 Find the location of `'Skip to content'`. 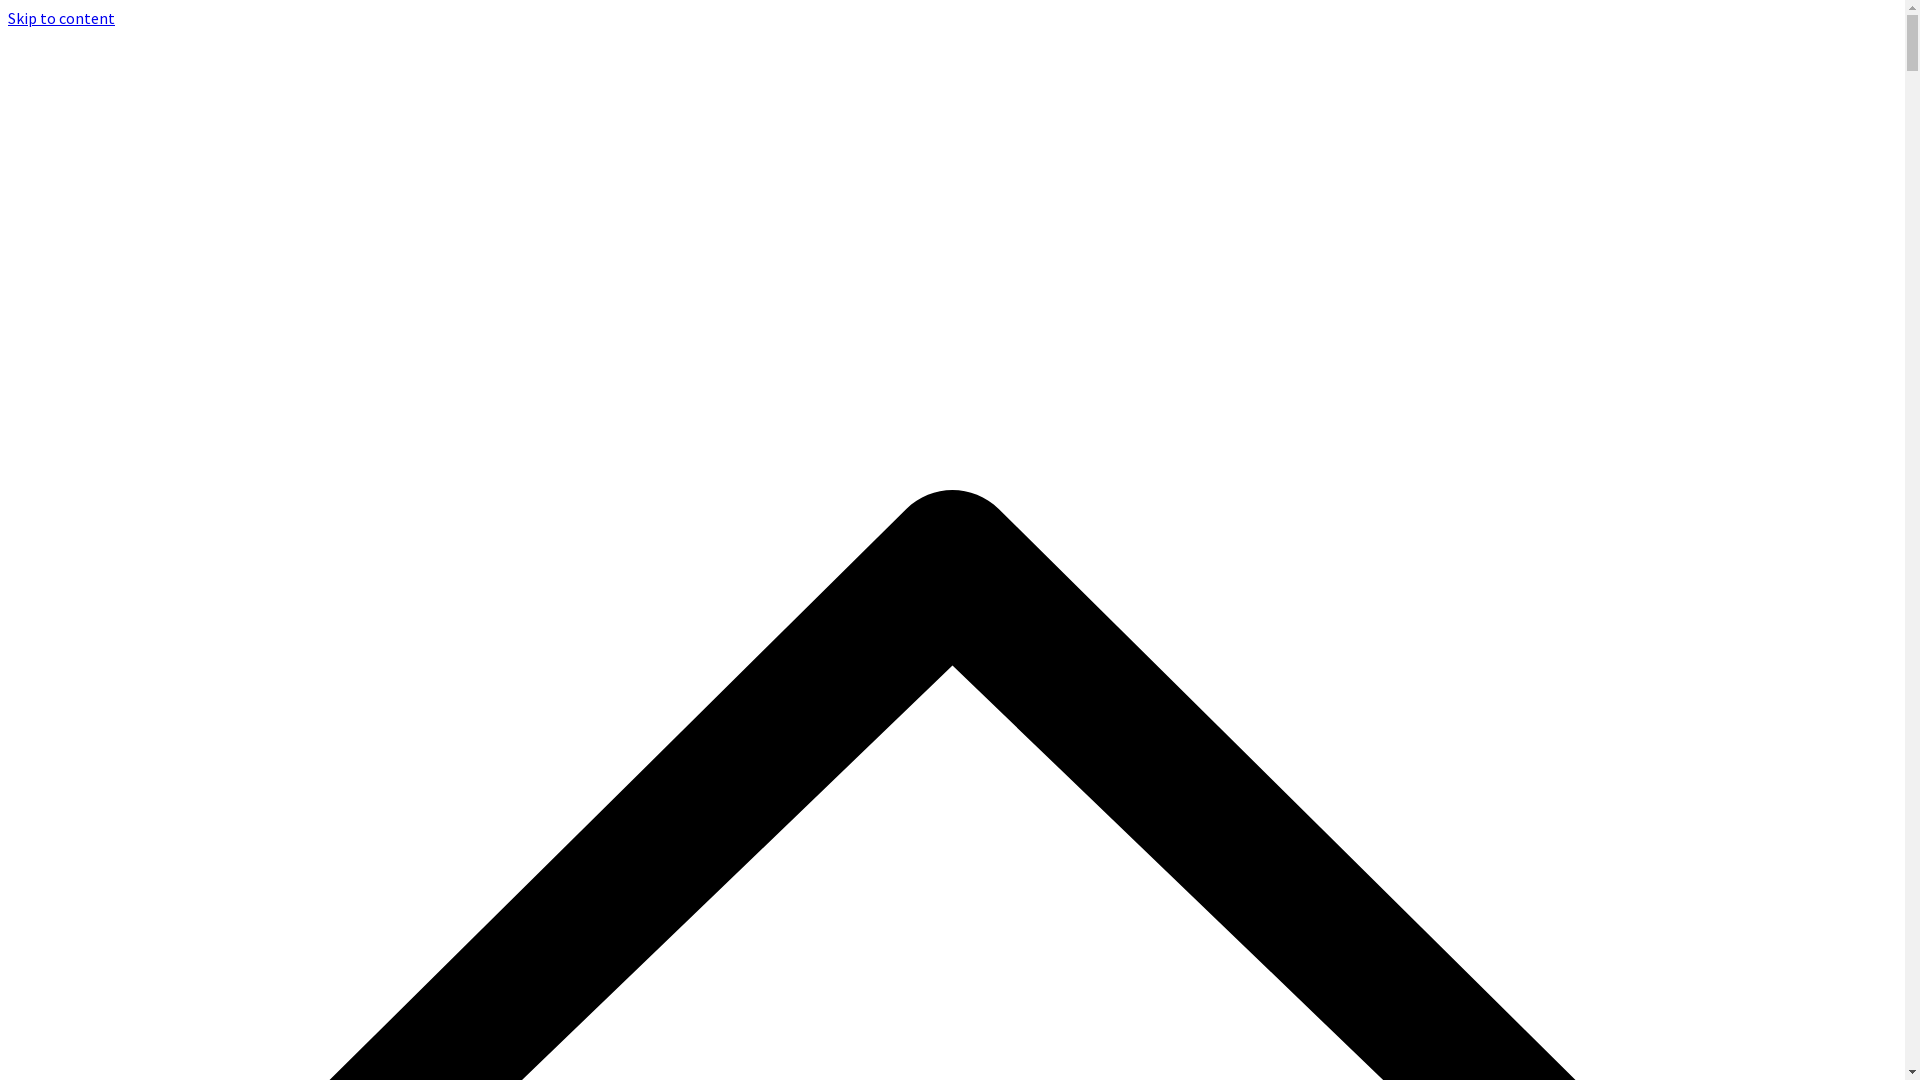

'Skip to content' is located at coordinates (61, 18).